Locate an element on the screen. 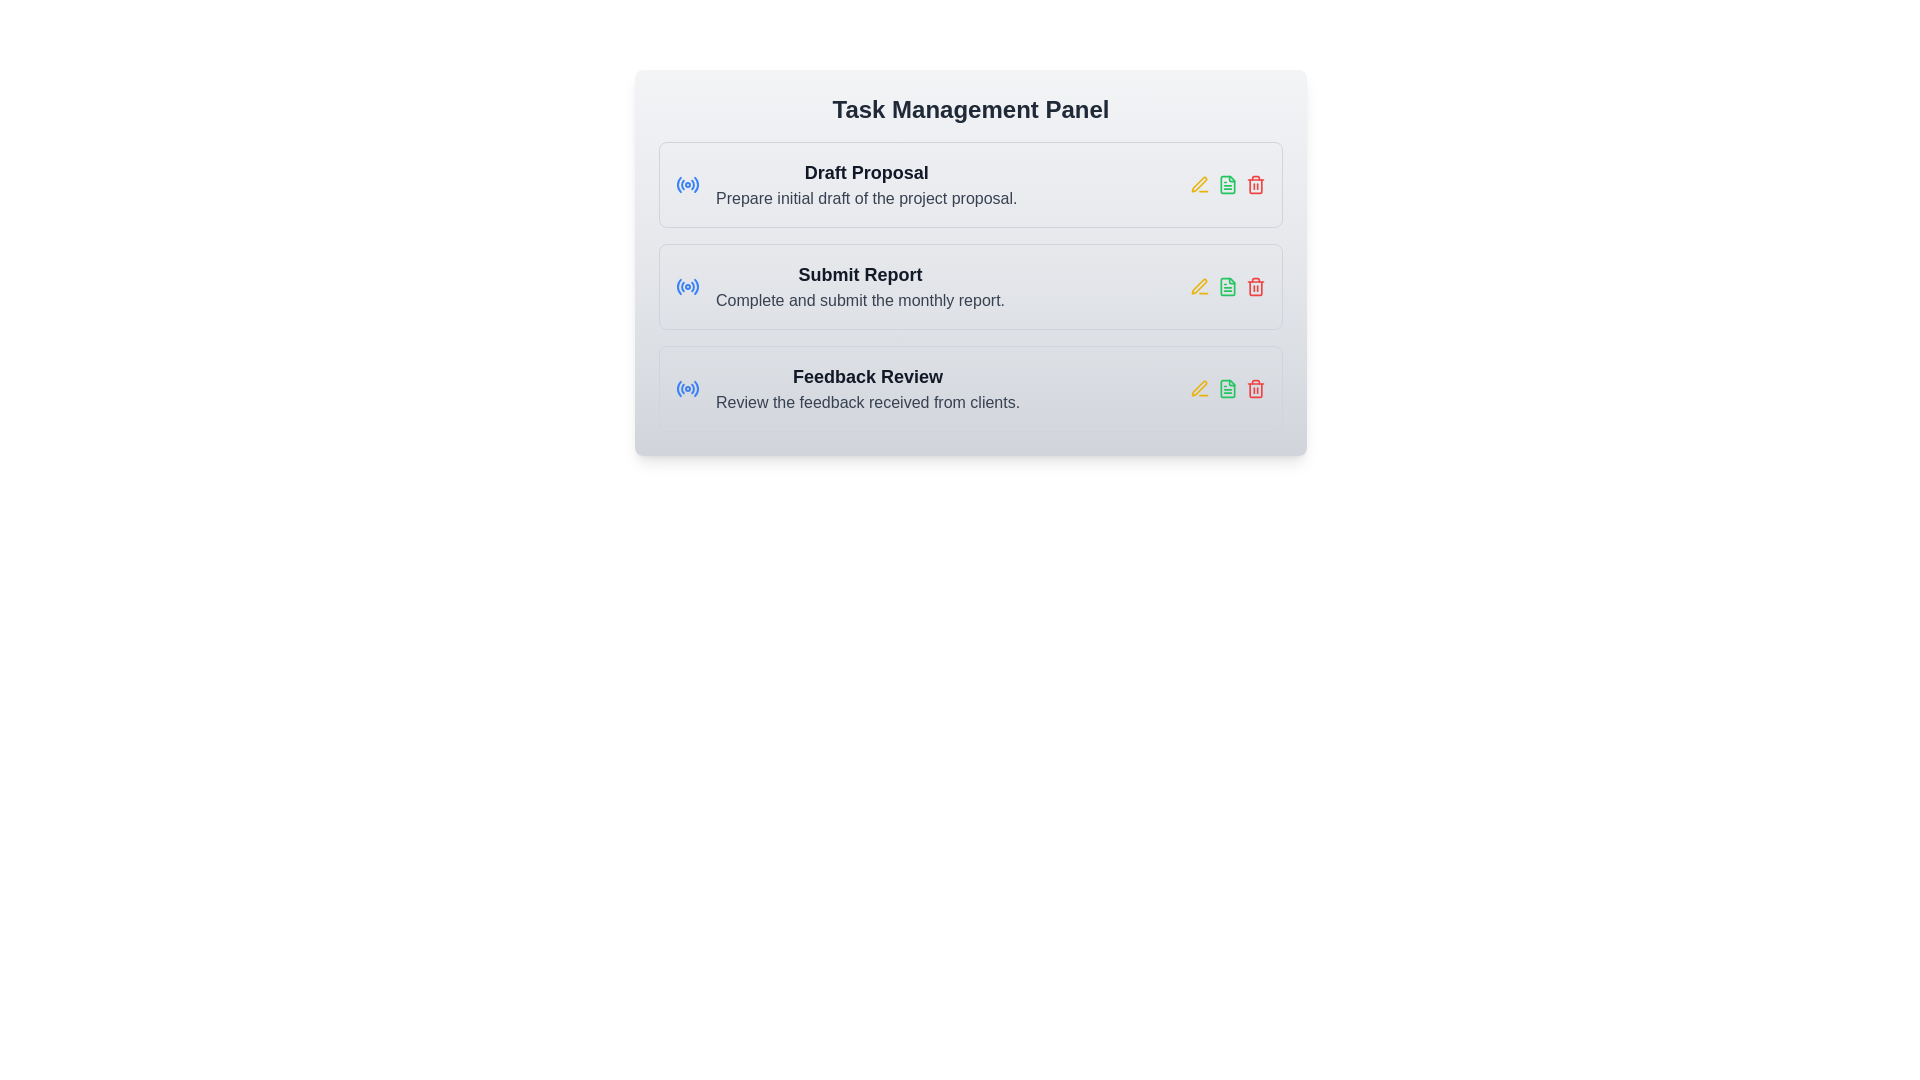  the icon in the 'Feedback Review' task panel is located at coordinates (1227, 389).